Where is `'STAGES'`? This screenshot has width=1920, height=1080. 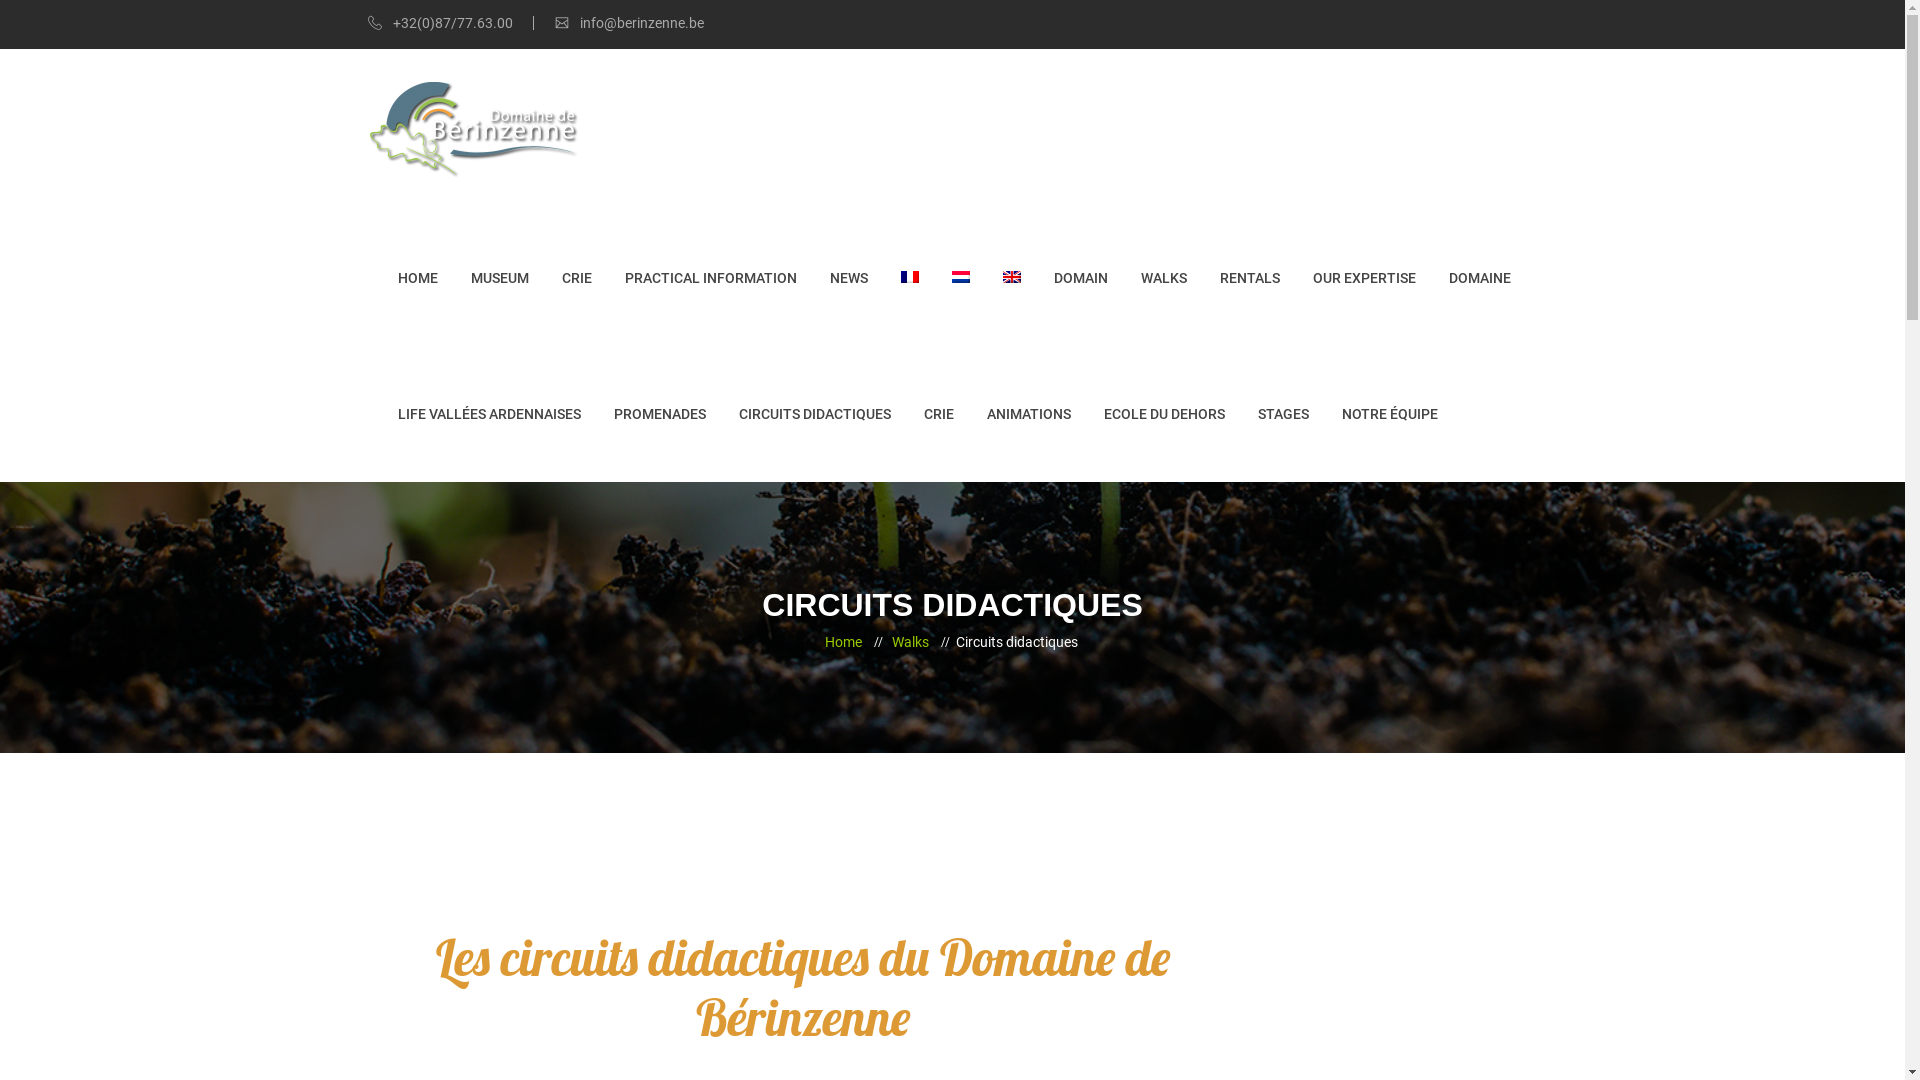 'STAGES' is located at coordinates (1283, 412).